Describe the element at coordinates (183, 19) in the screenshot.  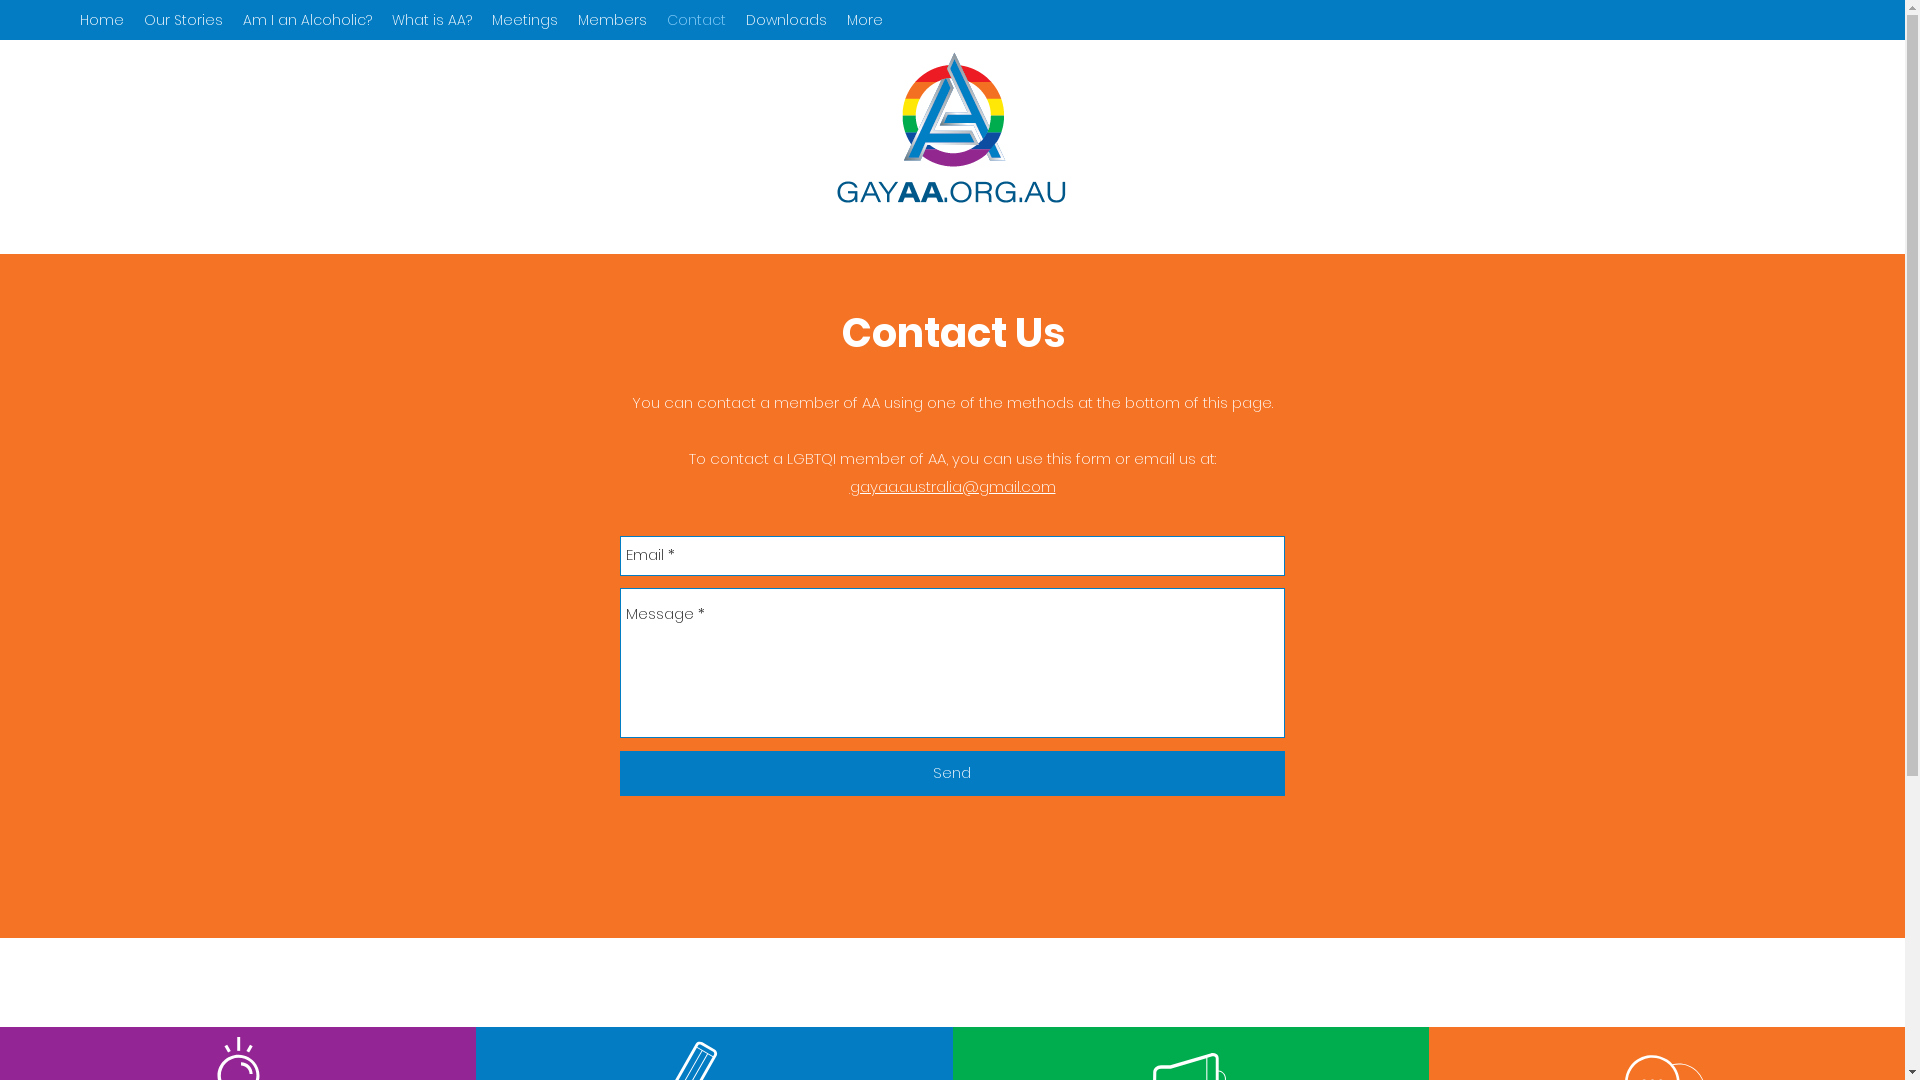
I see `'Our Stories'` at that location.